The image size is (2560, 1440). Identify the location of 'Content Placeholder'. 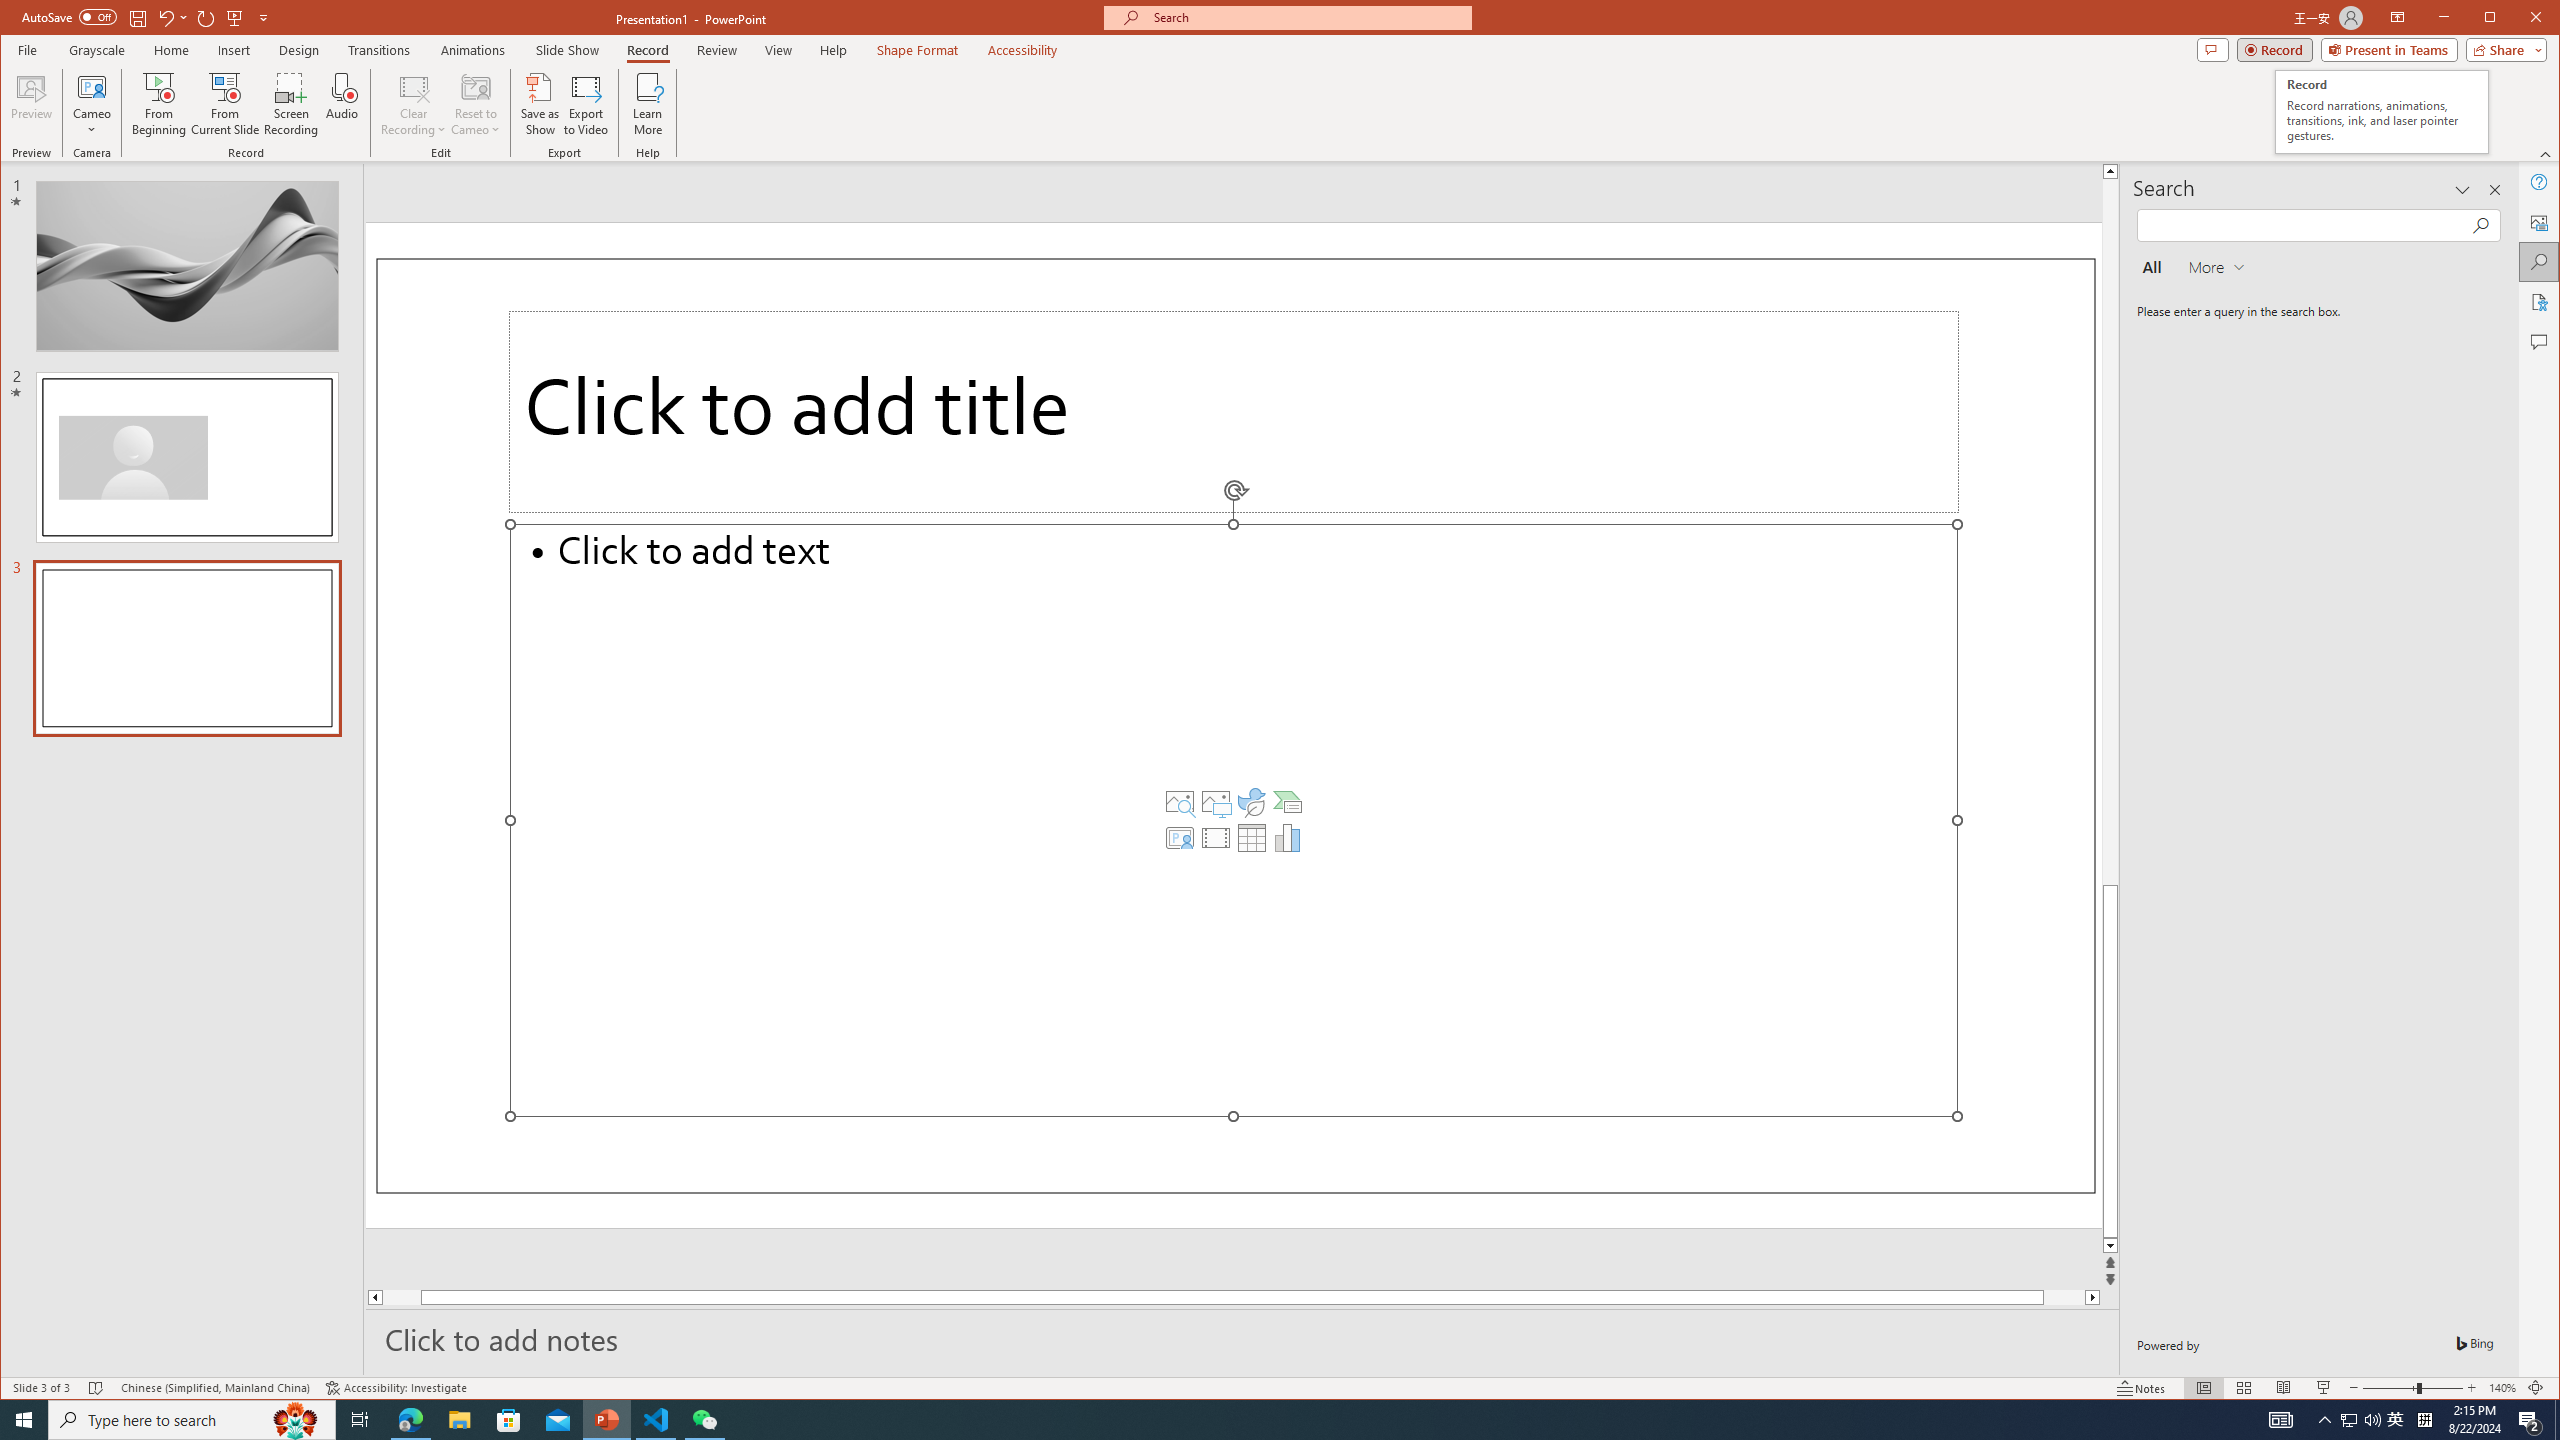
(1232, 819).